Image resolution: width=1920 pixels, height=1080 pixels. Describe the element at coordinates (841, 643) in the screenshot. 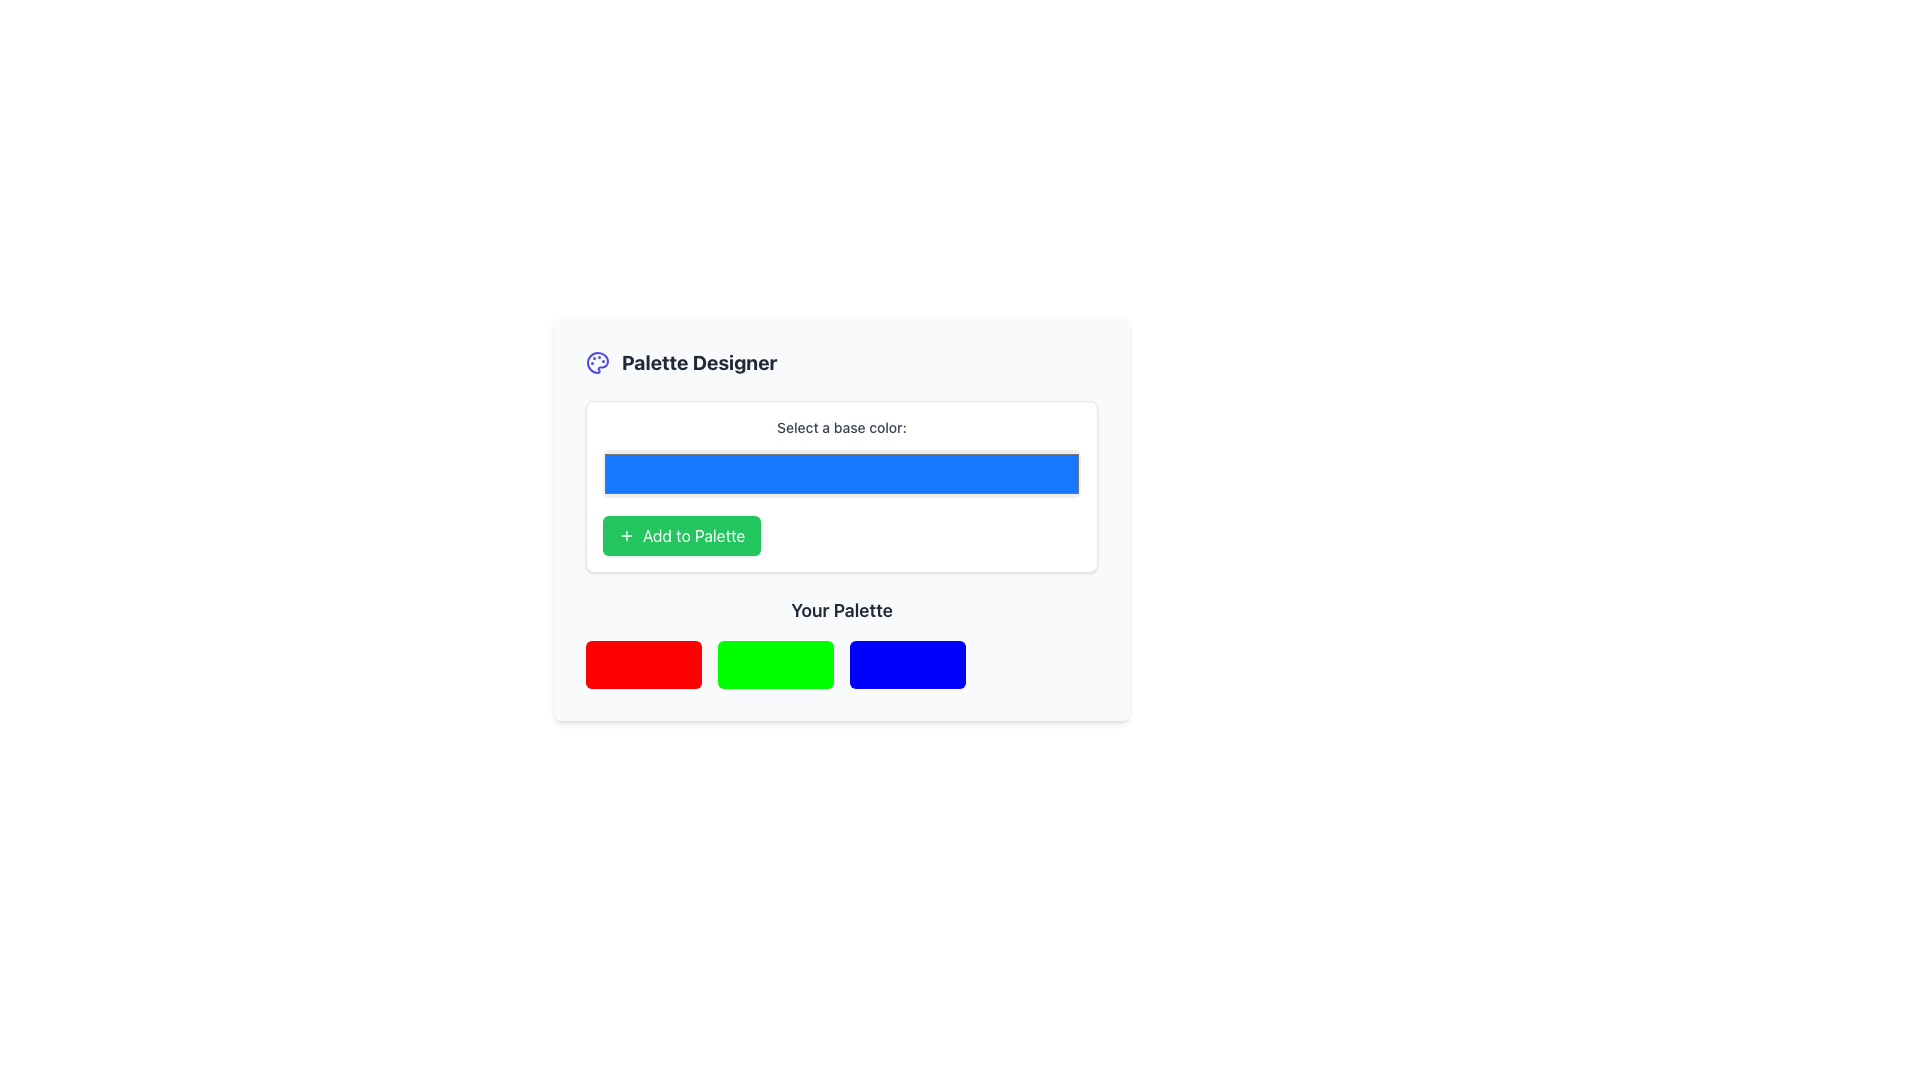

I see `the 'Your Palette' section that contains a grid of color swatches, located below the 'Add to Palette' button in the 'Palette Designer' area` at that location.